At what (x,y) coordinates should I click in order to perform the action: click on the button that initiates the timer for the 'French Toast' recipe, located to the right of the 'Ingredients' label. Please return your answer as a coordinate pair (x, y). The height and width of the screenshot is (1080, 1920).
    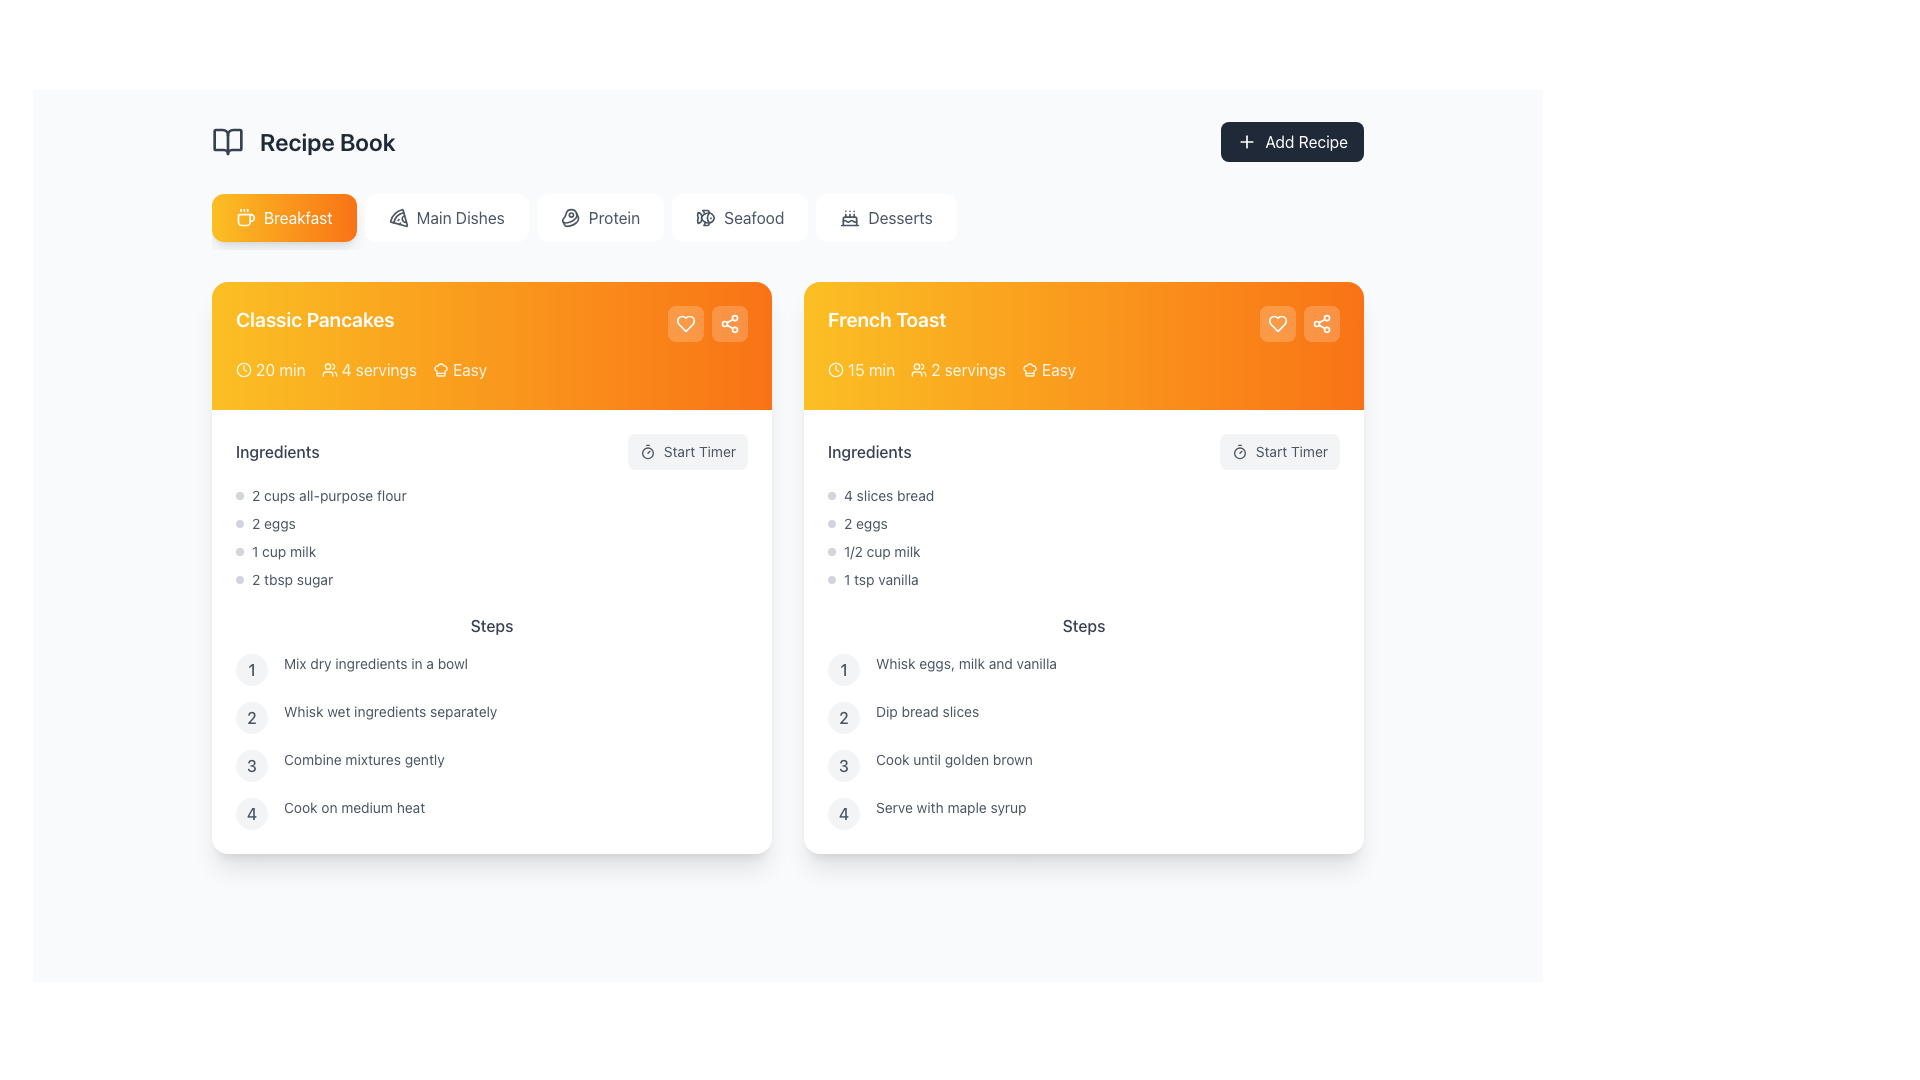
    Looking at the image, I should click on (1278, 451).